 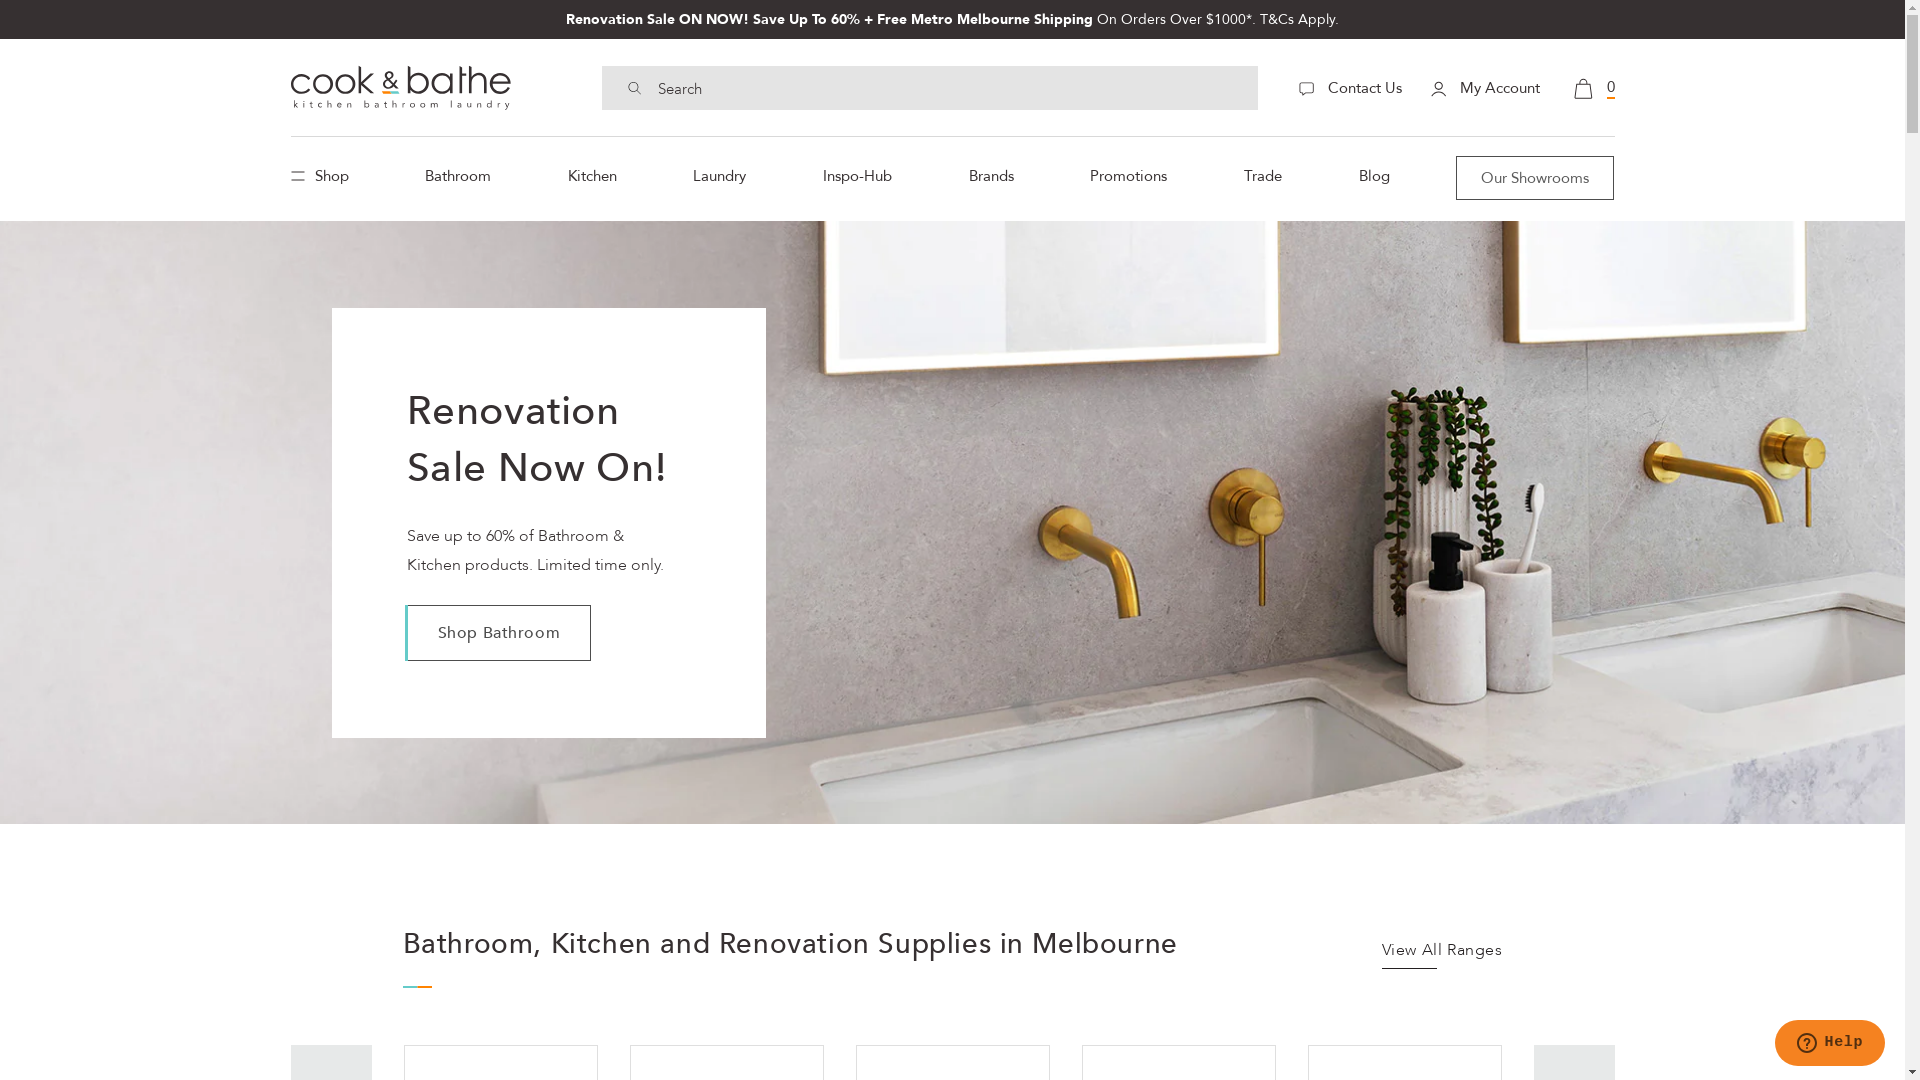 What do you see at coordinates (498, 632) in the screenshot?
I see `'Shop Bathroom'` at bounding box center [498, 632].